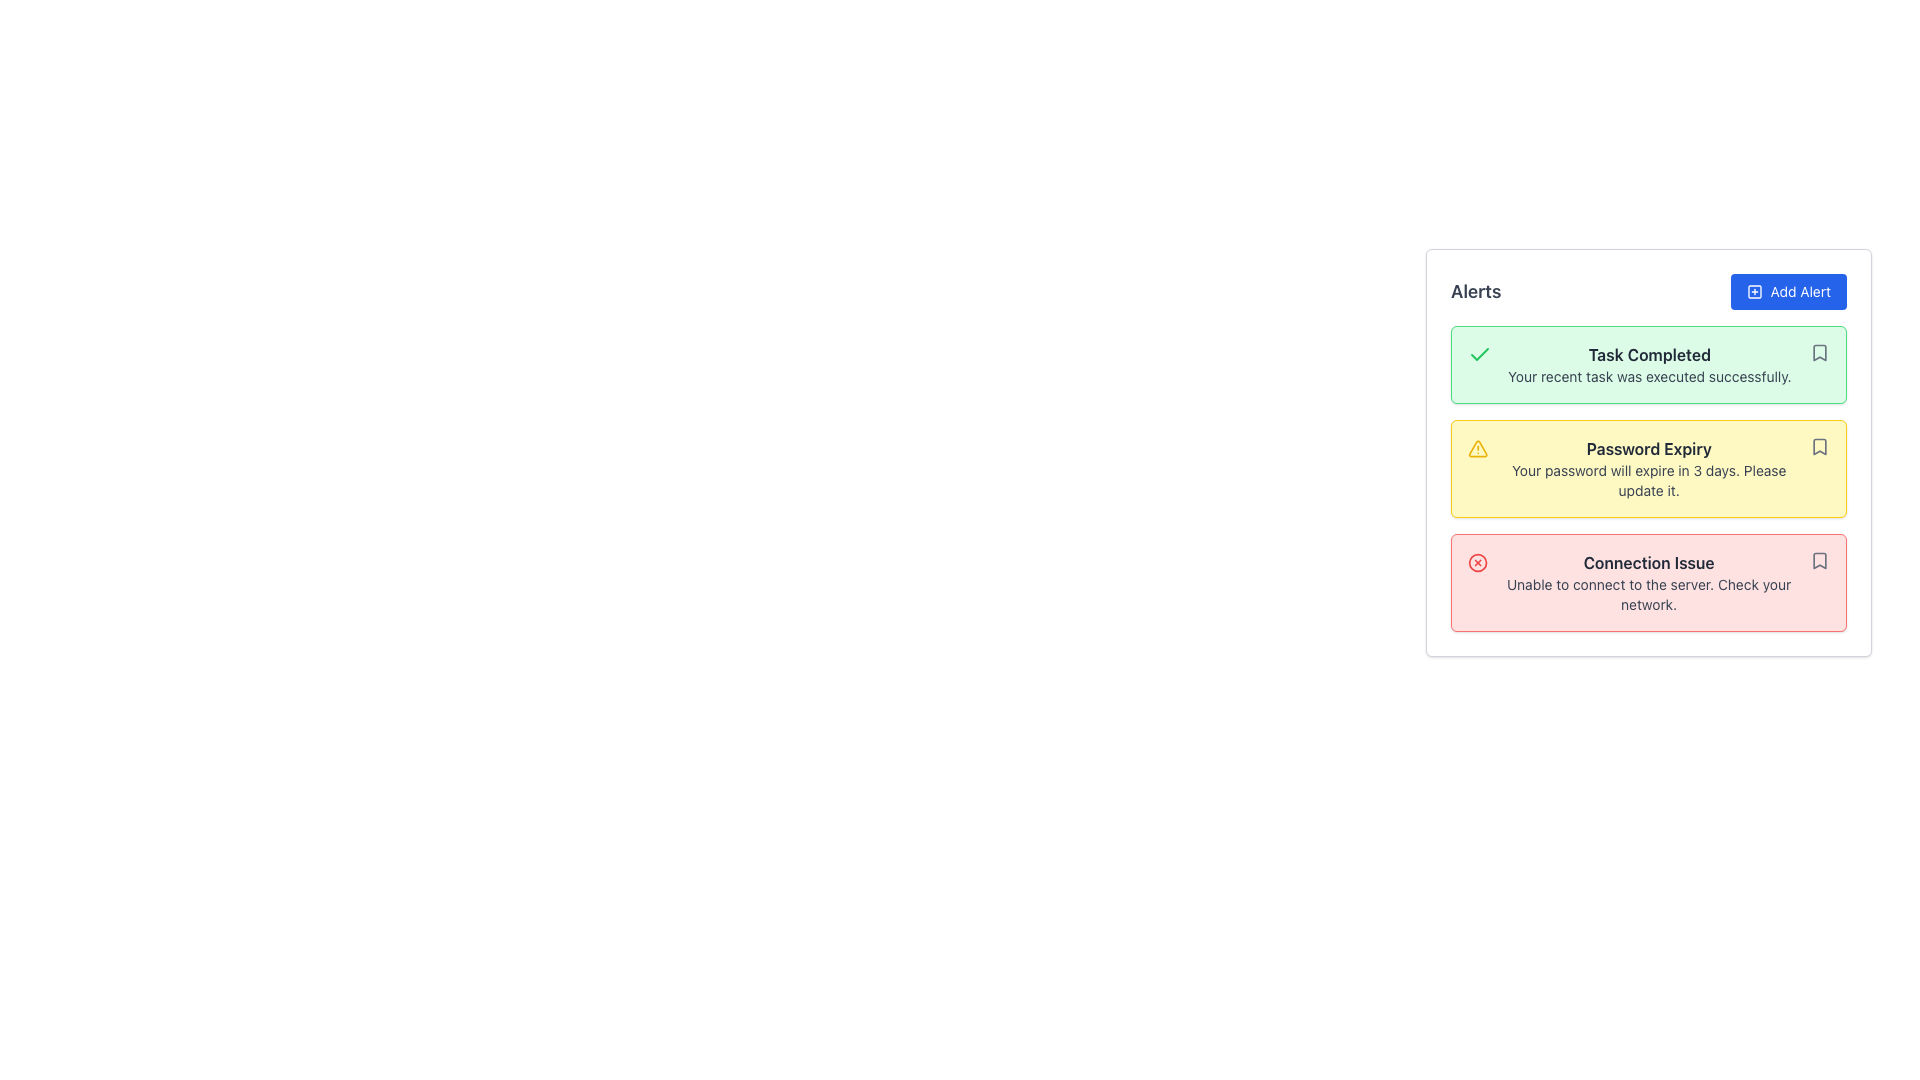 The width and height of the screenshot is (1920, 1080). Describe the element at coordinates (1649, 469) in the screenshot. I see `text notification titled 'Password Expiry' that indicates 'Your password will expire in 3 days. Please update it.'` at that location.